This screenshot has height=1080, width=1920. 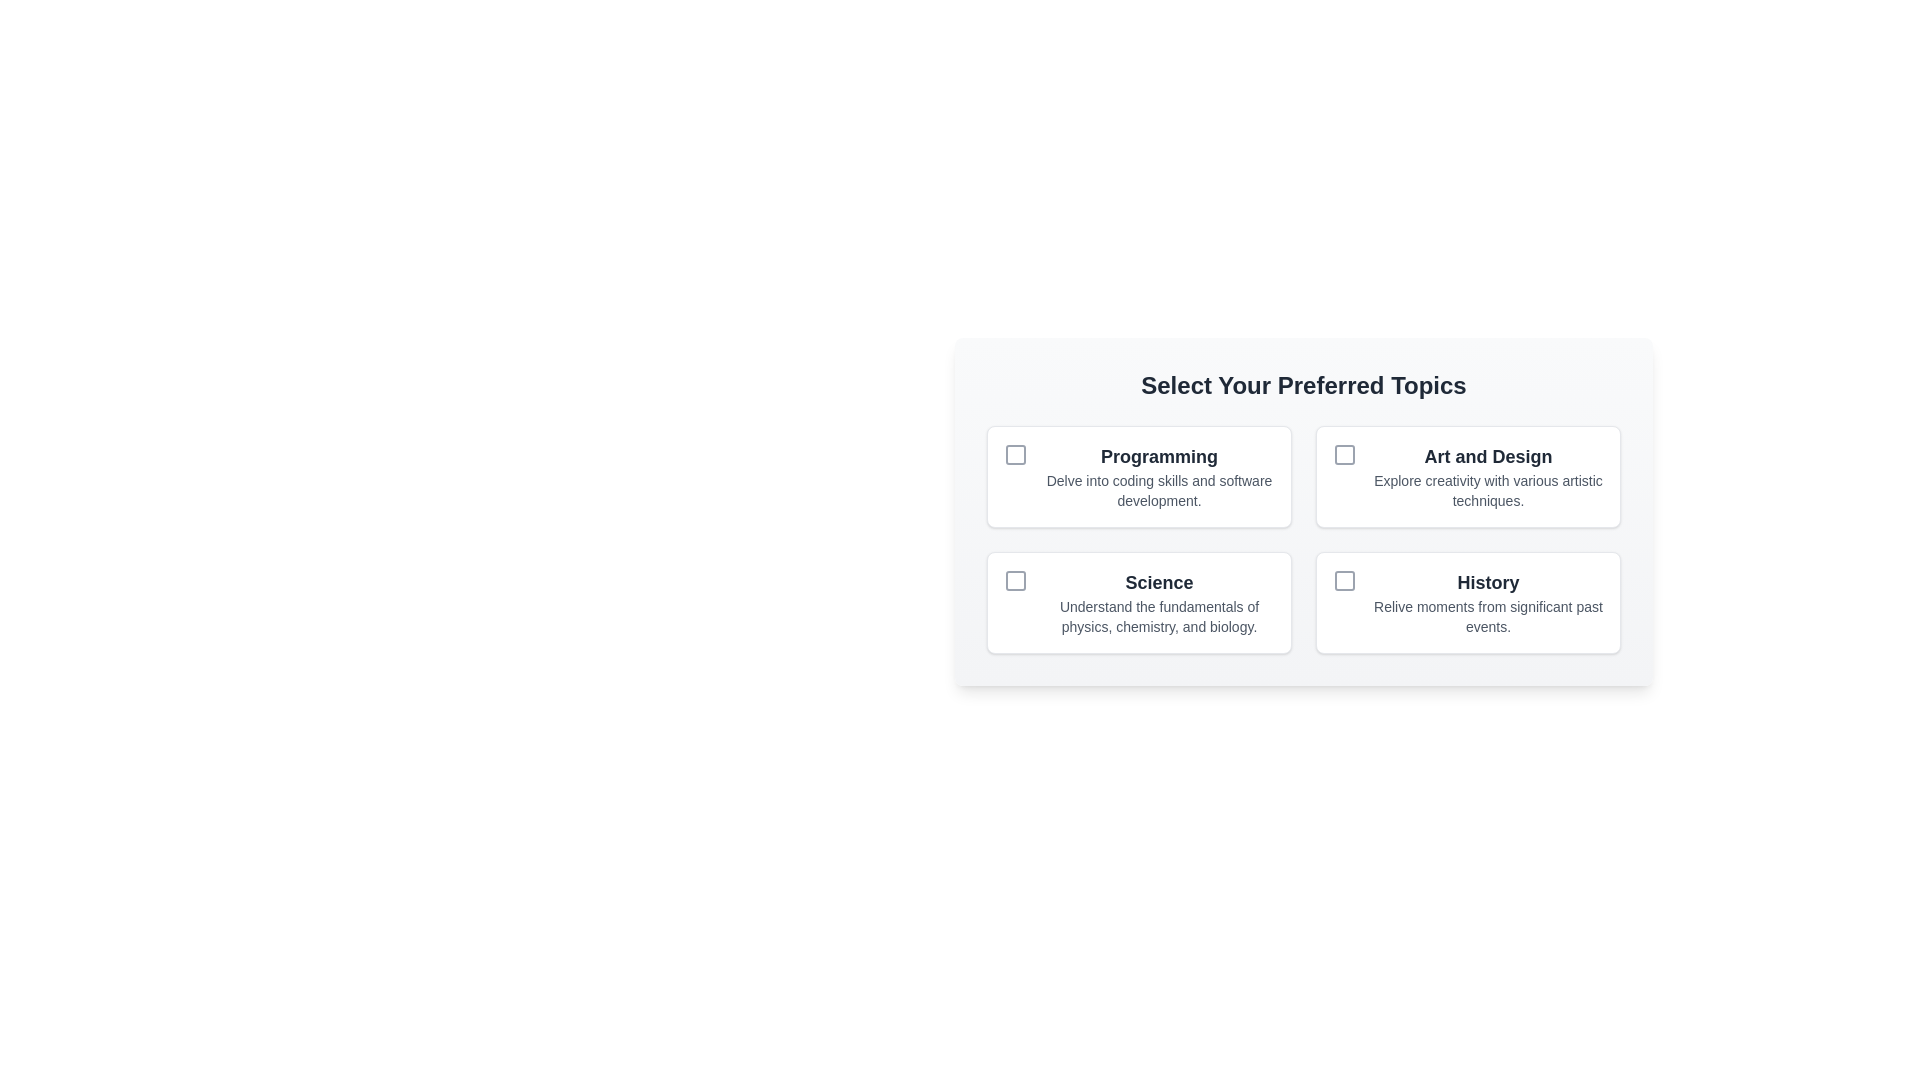 I want to click on the title label 'Art and Design' which is styled in bold, large font and located at the top-center of its card in the upper-right quadrant of the grid, so click(x=1488, y=456).